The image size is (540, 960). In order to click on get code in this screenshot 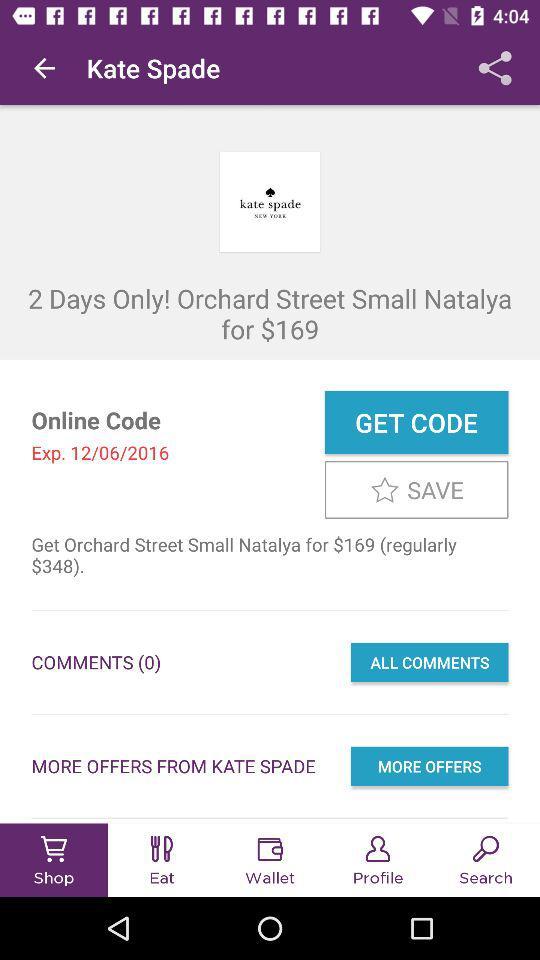, I will do `click(415, 422)`.